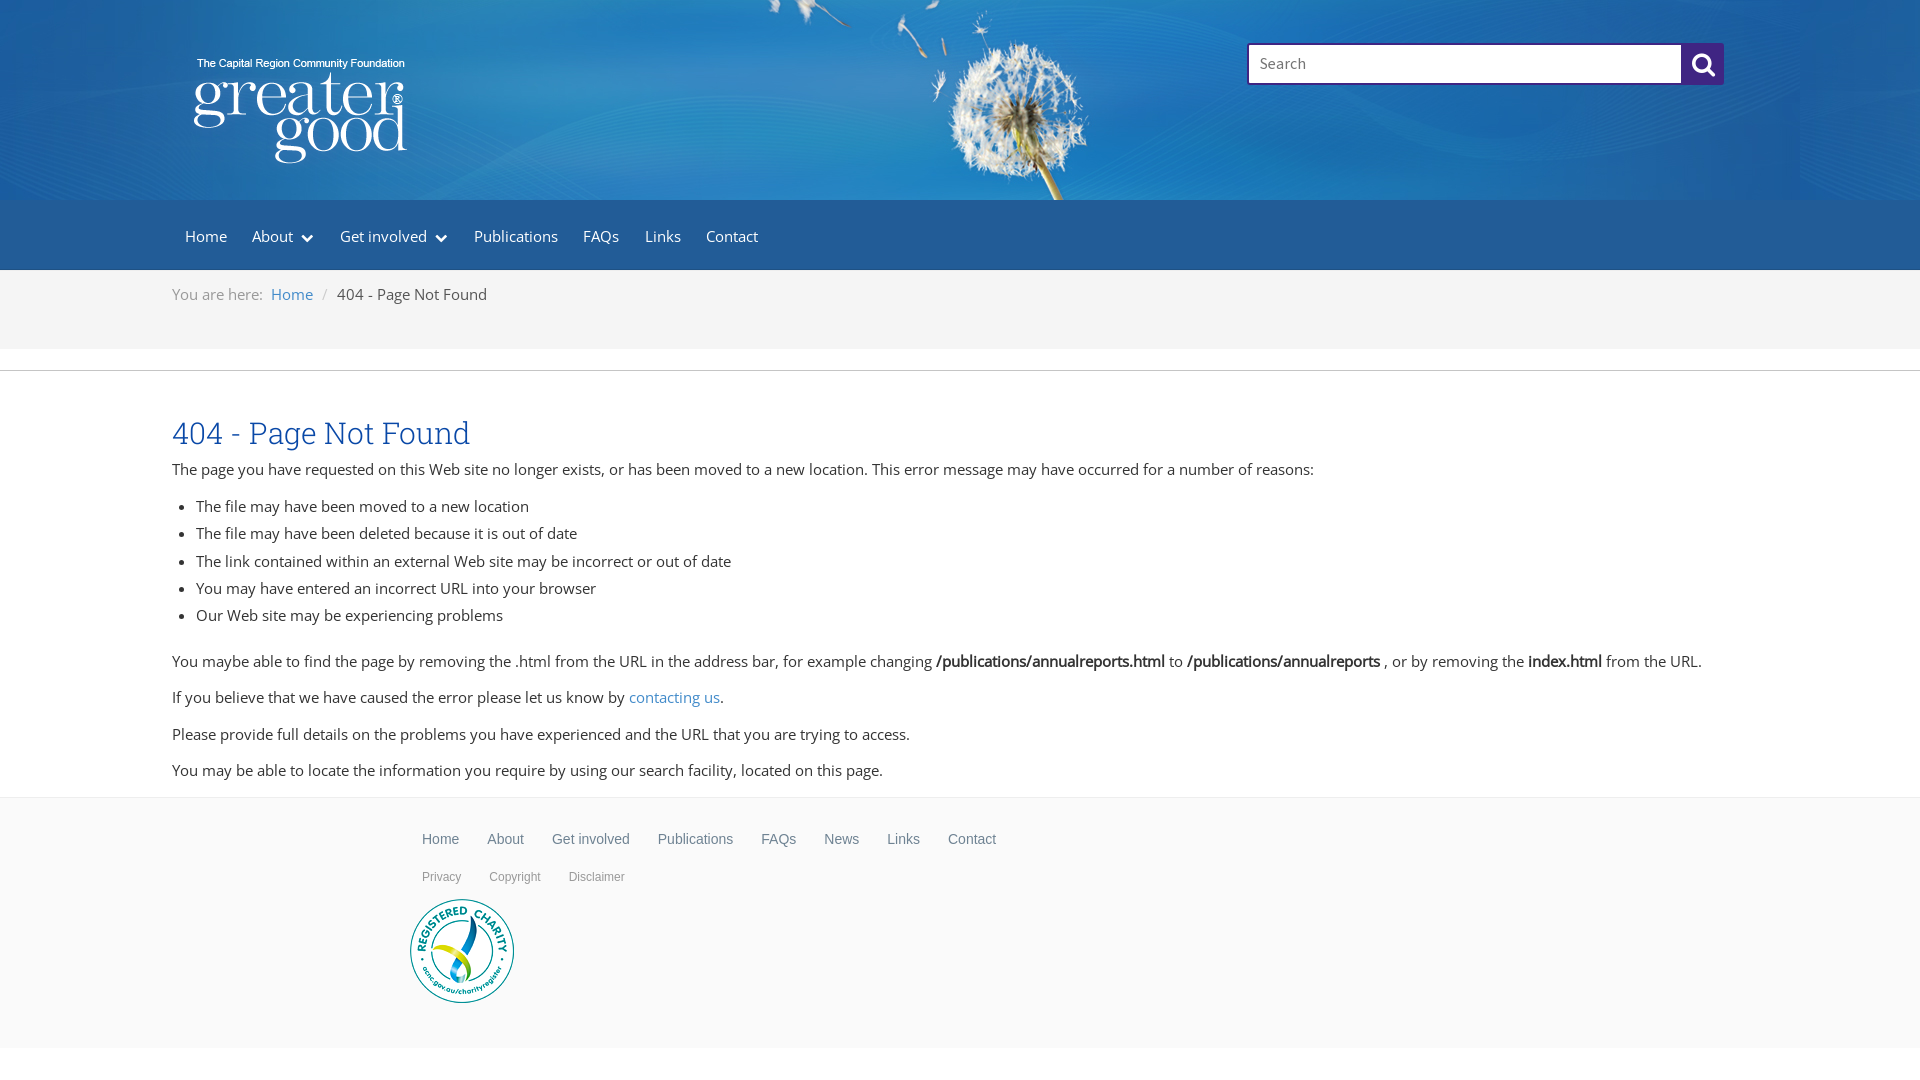 Image resolution: width=1920 pixels, height=1080 pixels. I want to click on 'Home', so click(206, 233).